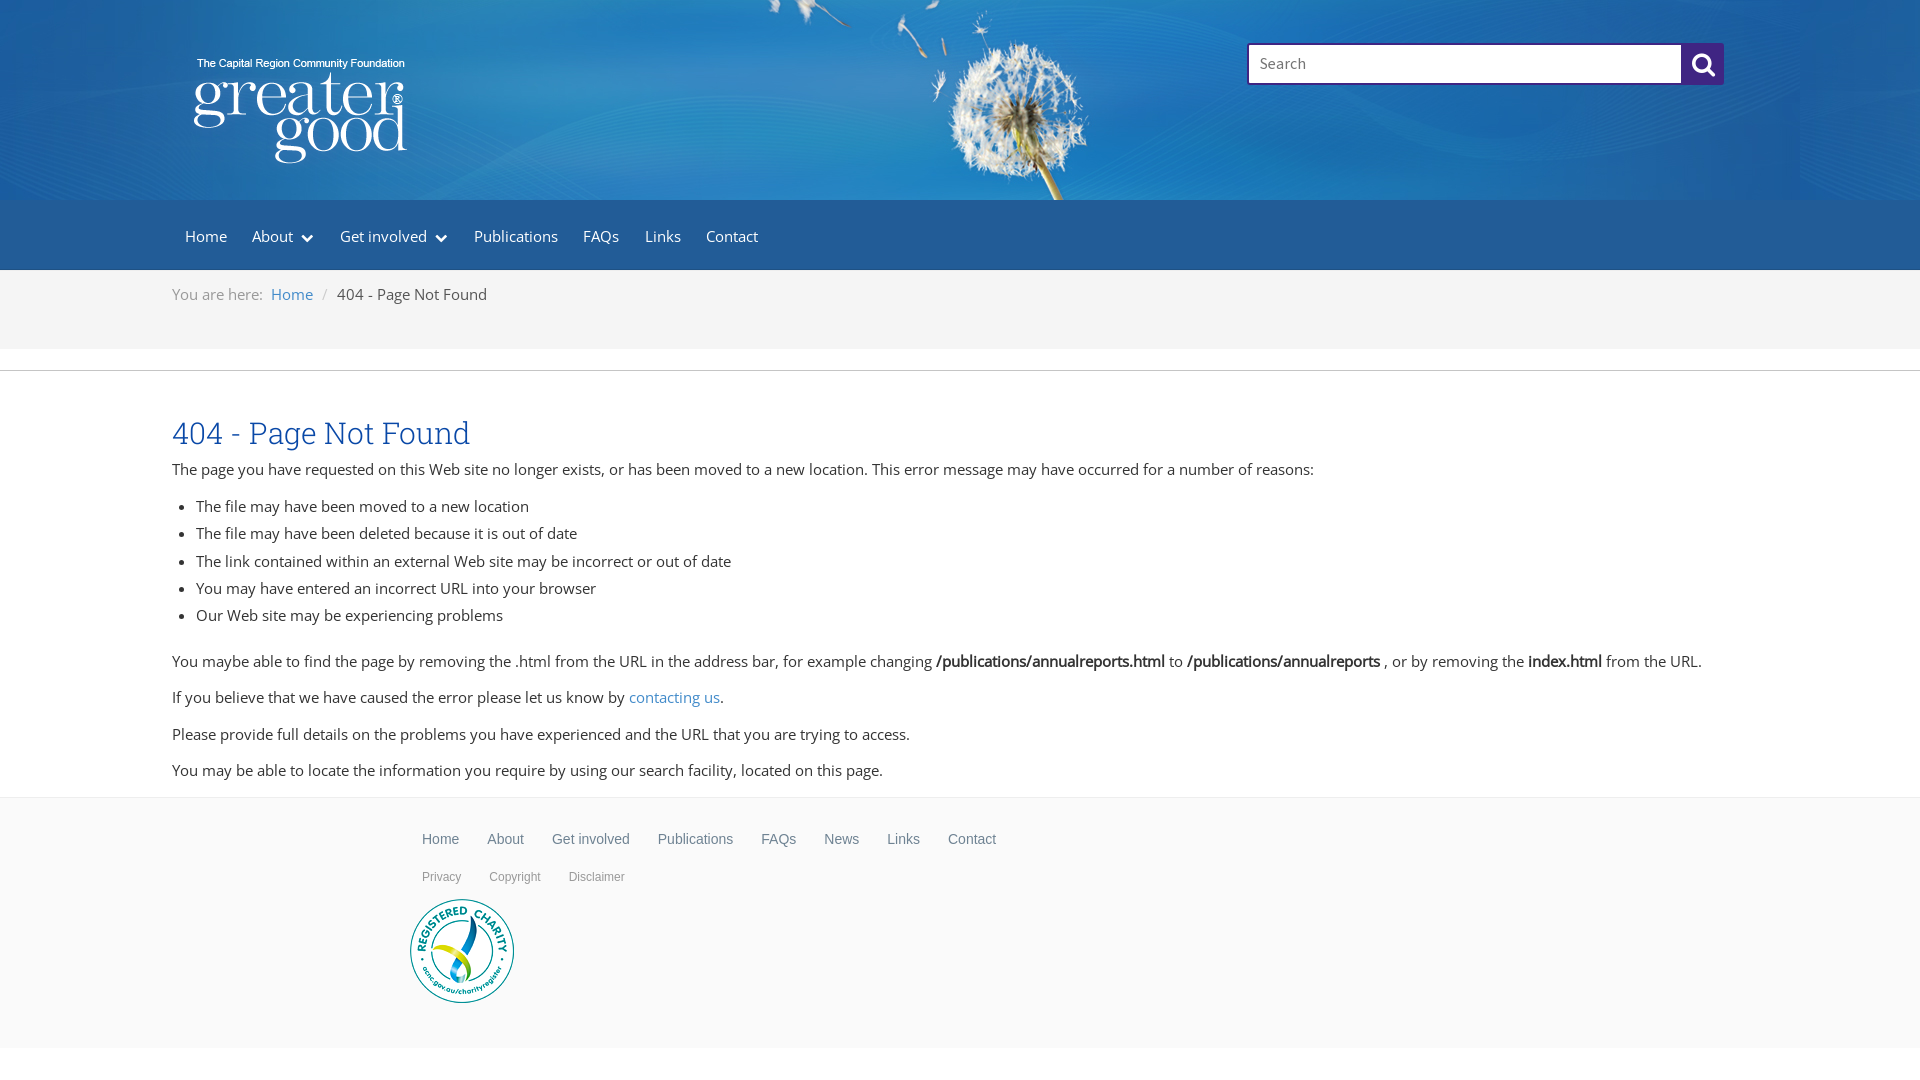 Image resolution: width=1920 pixels, height=1080 pixels. I want to click on 'Home', so click(206, 233).